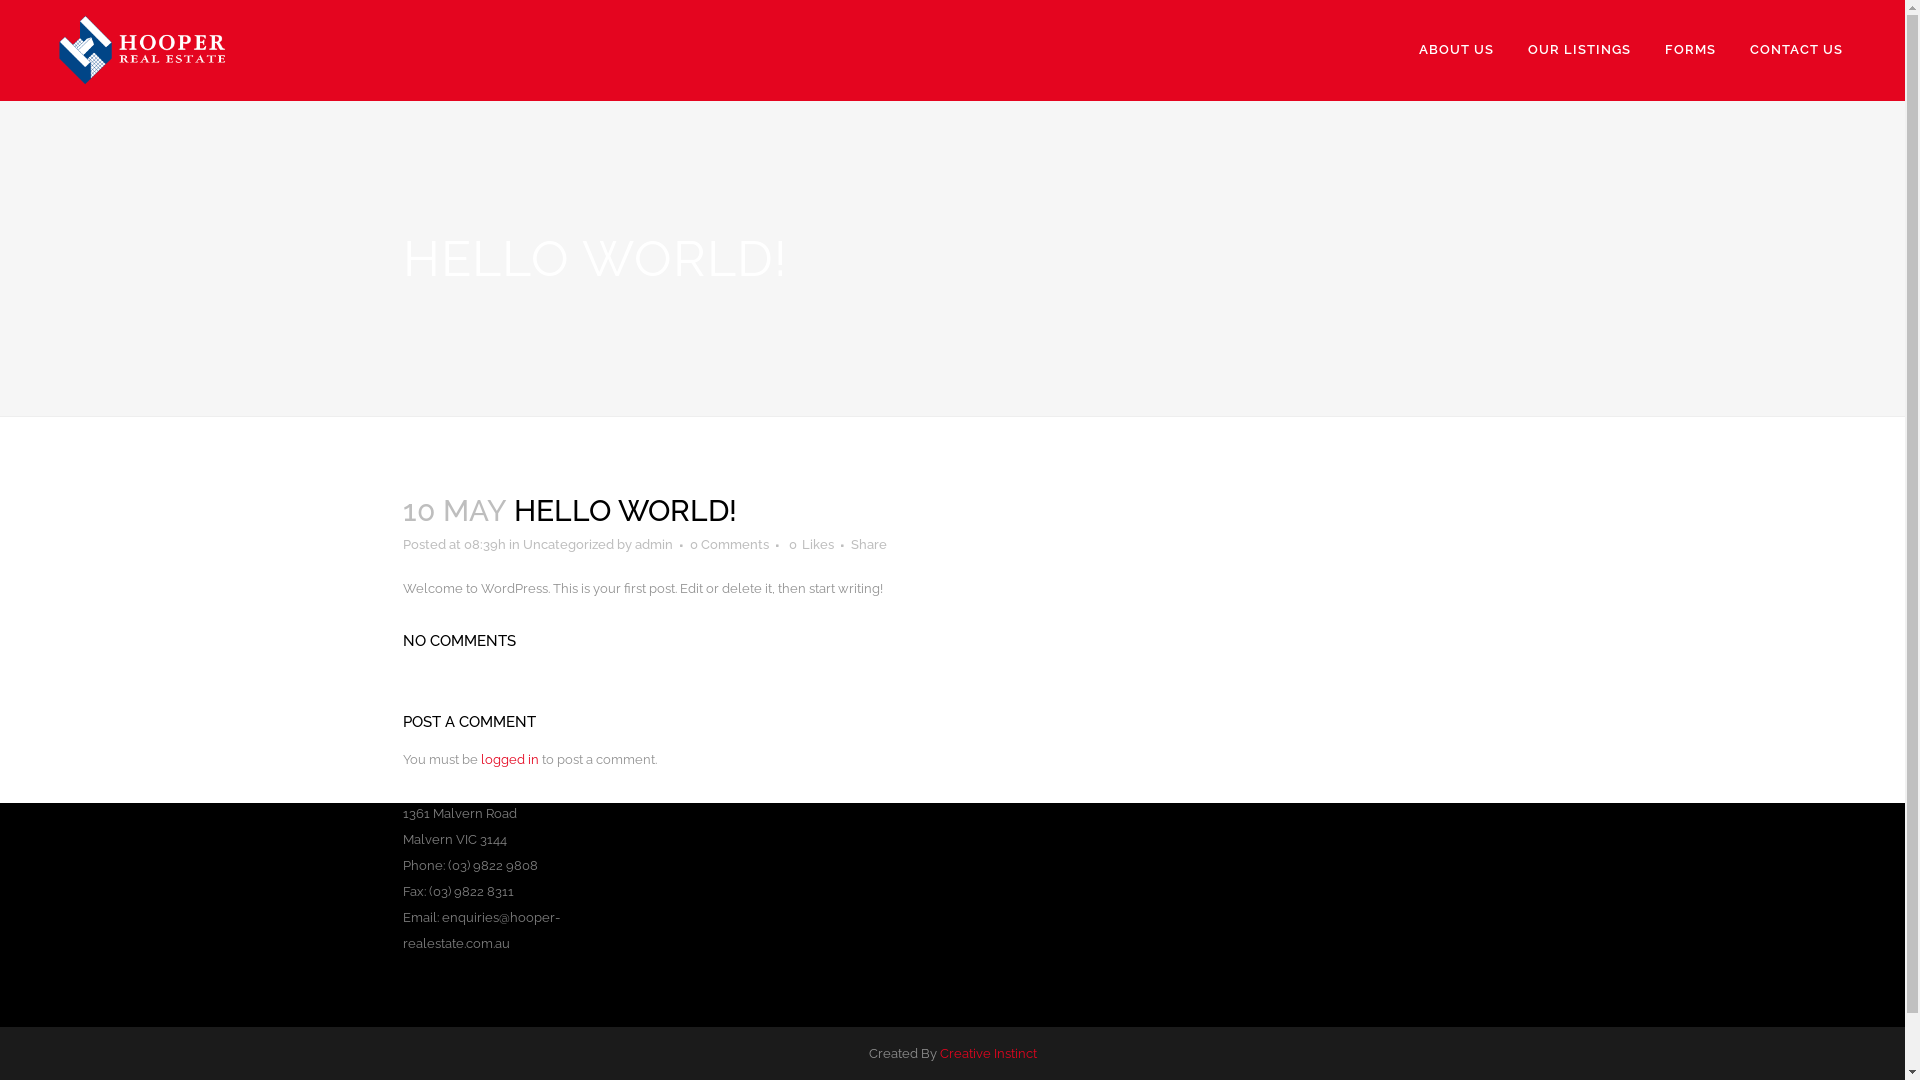 The image size is (1920, 1080). Describe the element at coordinates (566, 544) in the screenshot. I see `'Uncategorized'` at that location.